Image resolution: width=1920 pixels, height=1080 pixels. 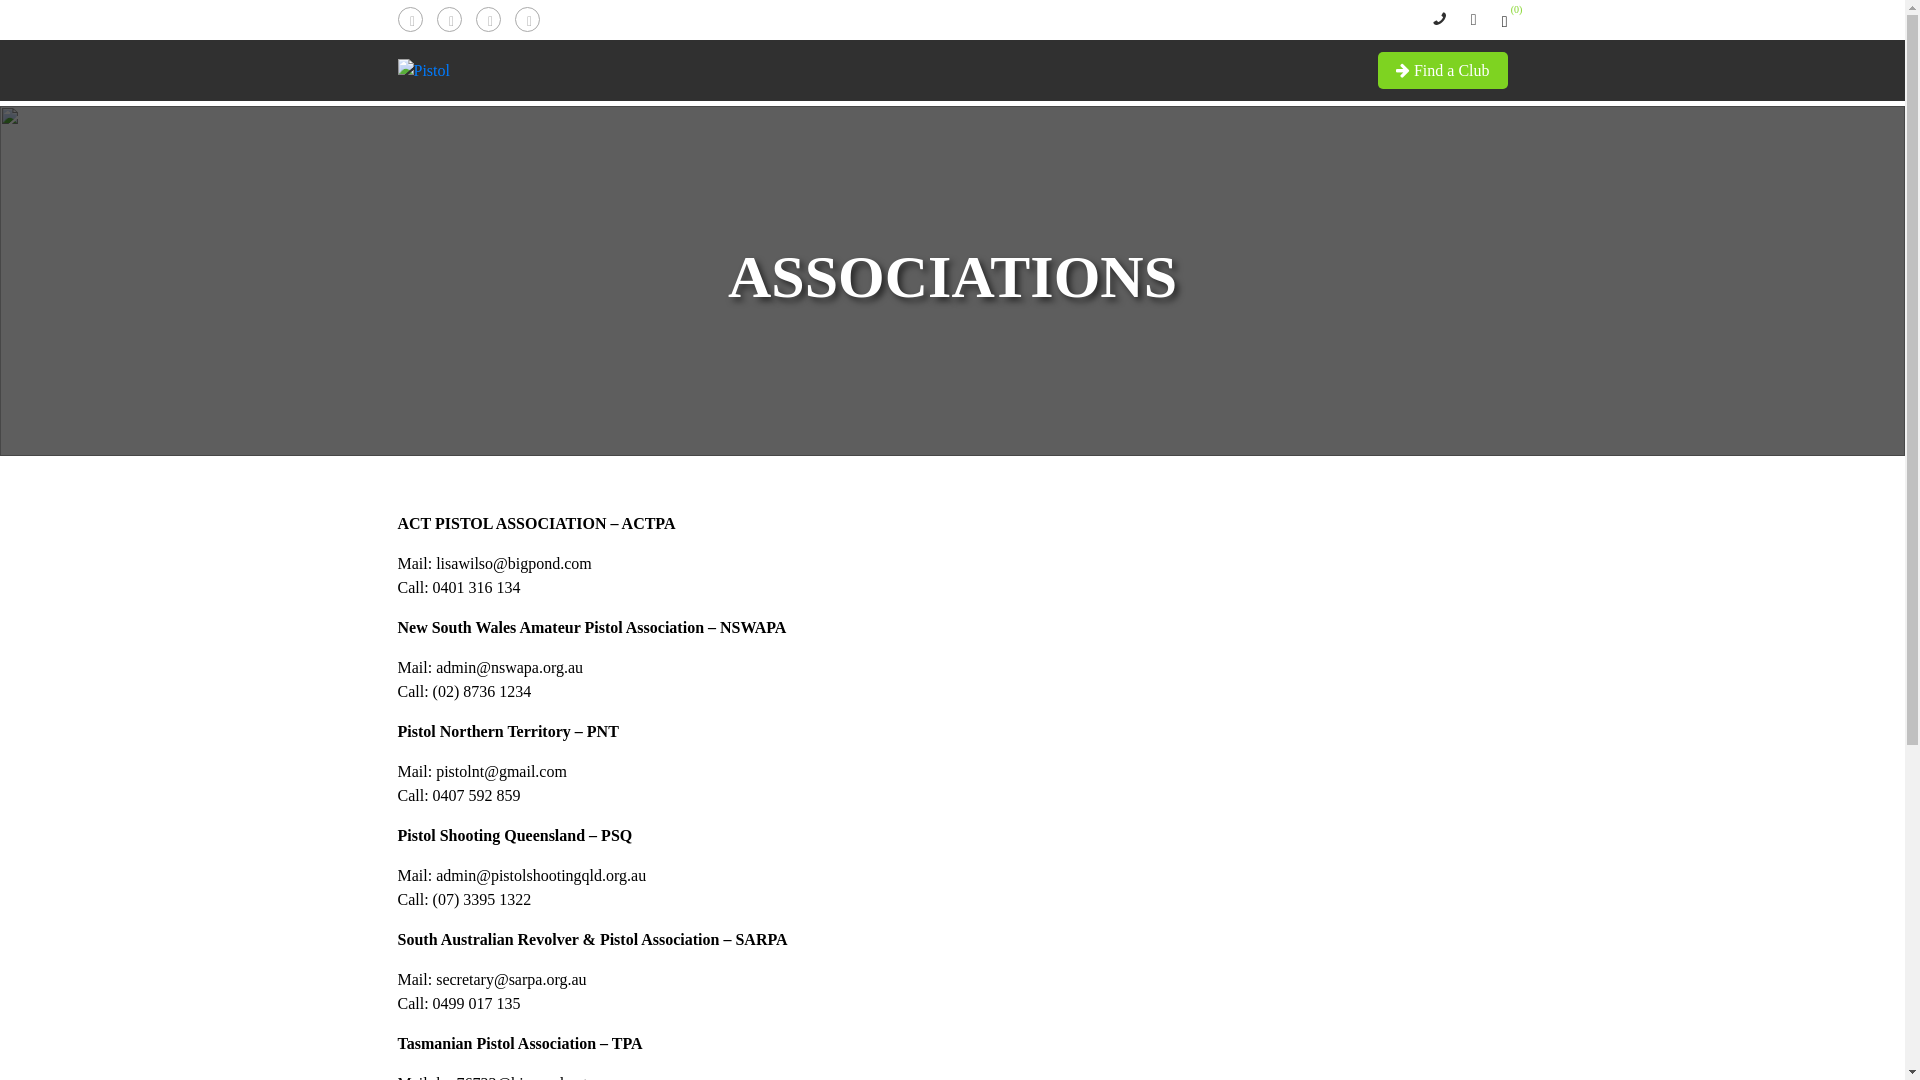 I want to click on 'facebook', so click(x=409, y=18).